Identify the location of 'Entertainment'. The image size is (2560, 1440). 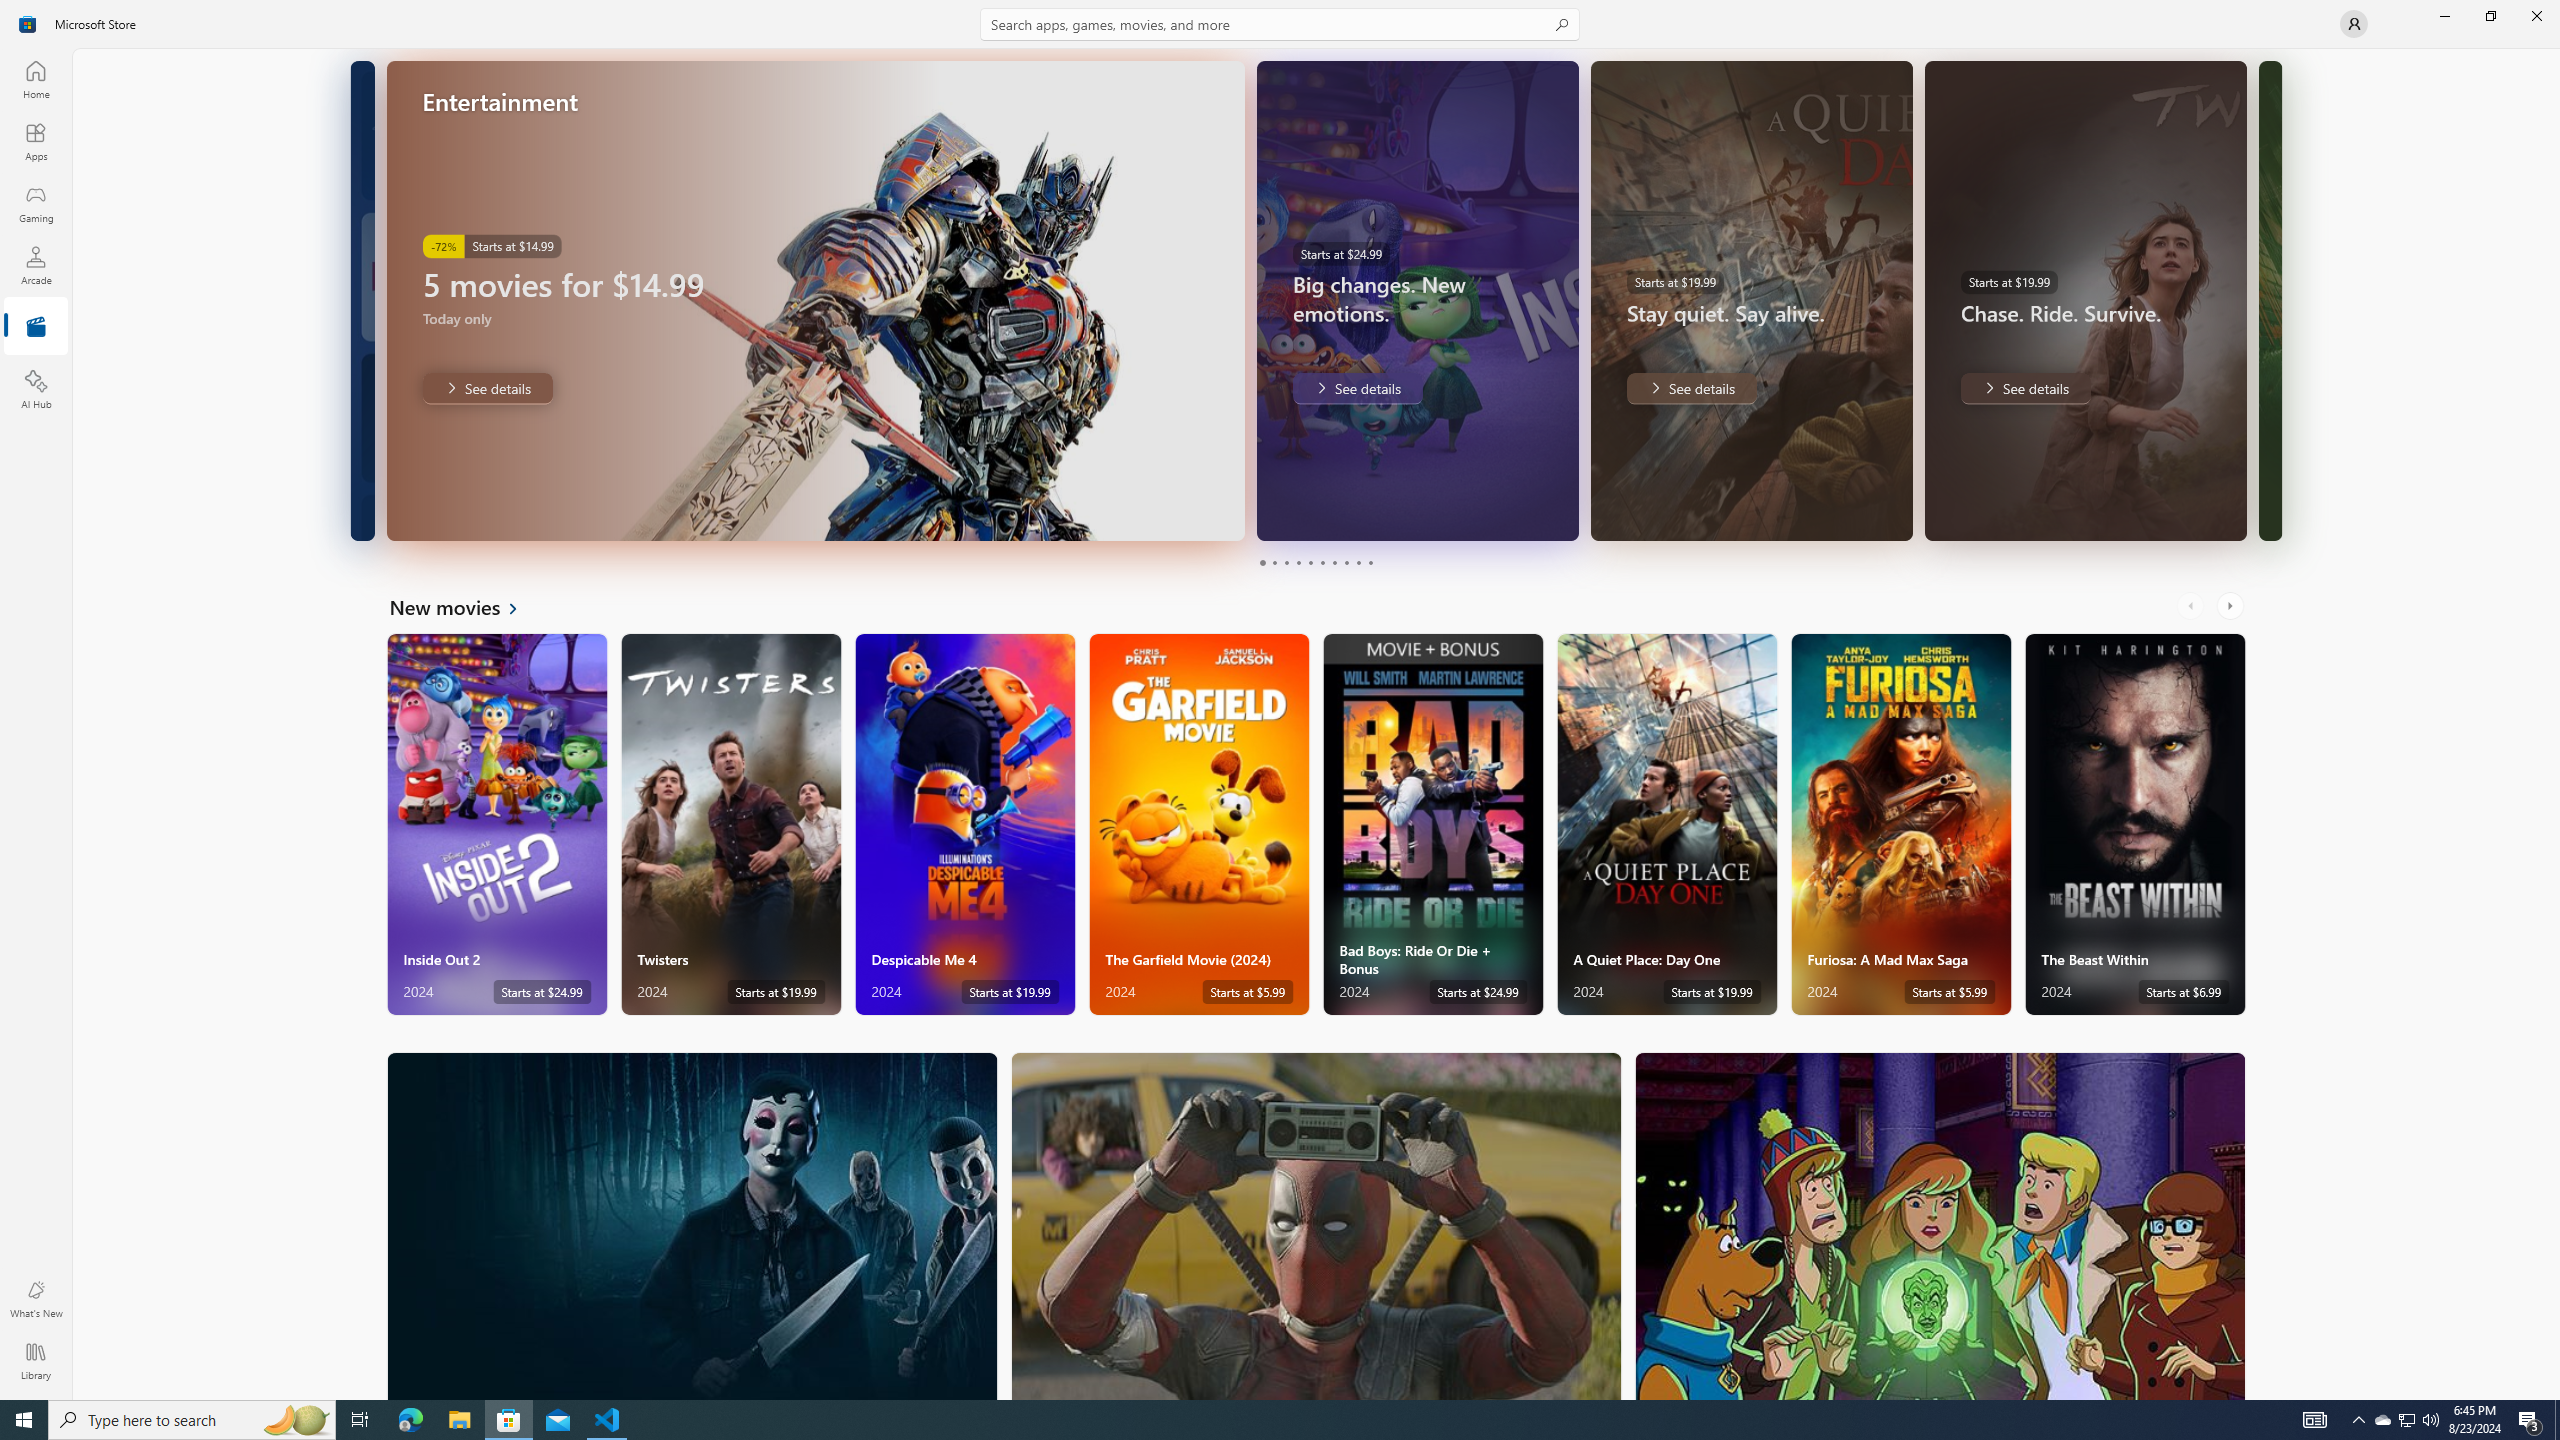
(34, 326).